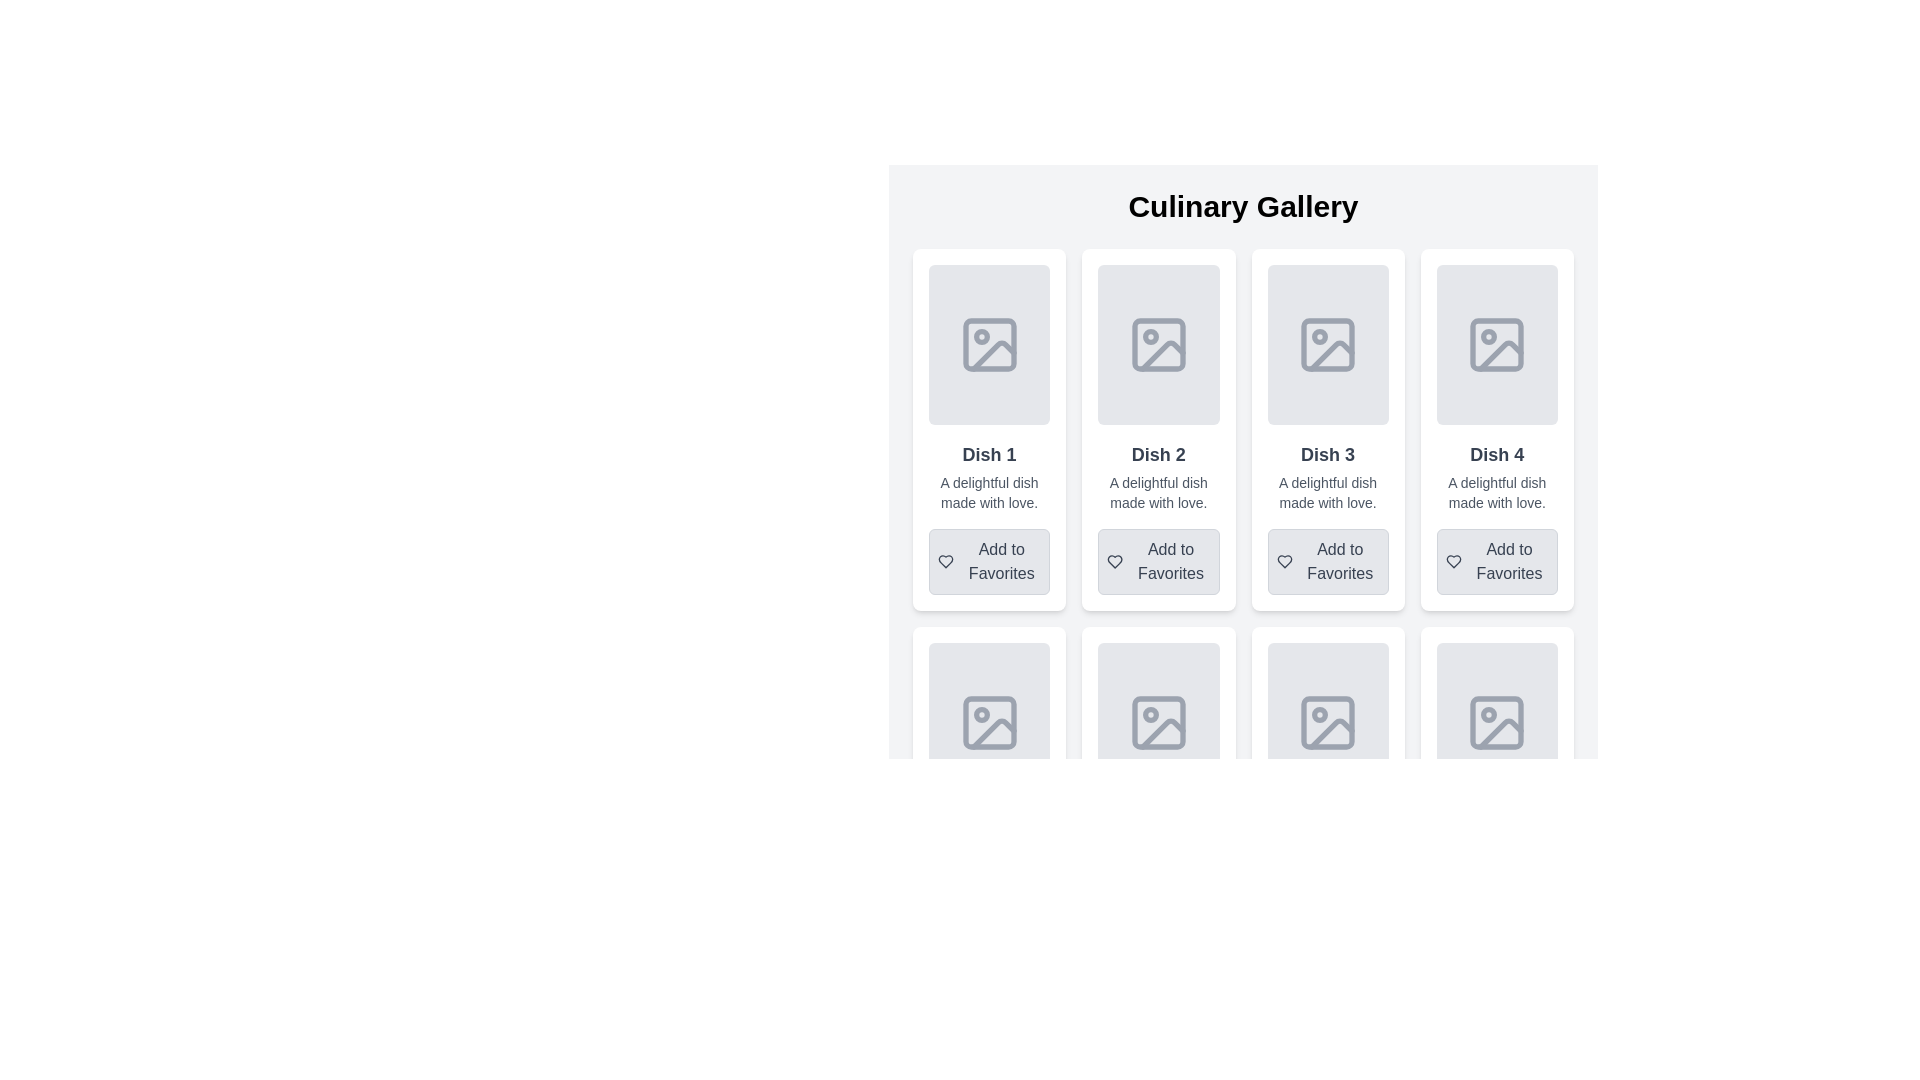 The width and height of the screenshot is (1920, 1080). I want to click on the small circular SVG element representing the missing image or placeholder for 'Dish 3' entry, located in the second row, third column of the grid layout, so click(1320, 713).